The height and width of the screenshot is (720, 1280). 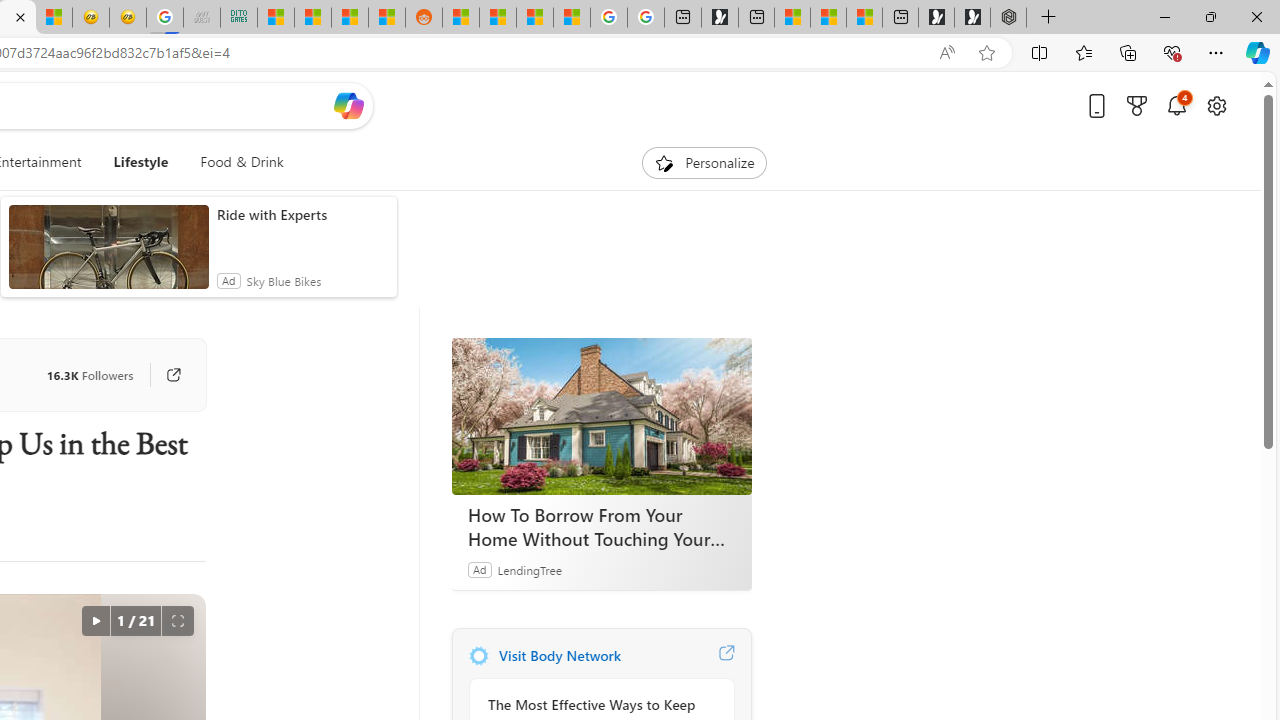 I want to click on 'anim-content', so click(x=107, y=254).